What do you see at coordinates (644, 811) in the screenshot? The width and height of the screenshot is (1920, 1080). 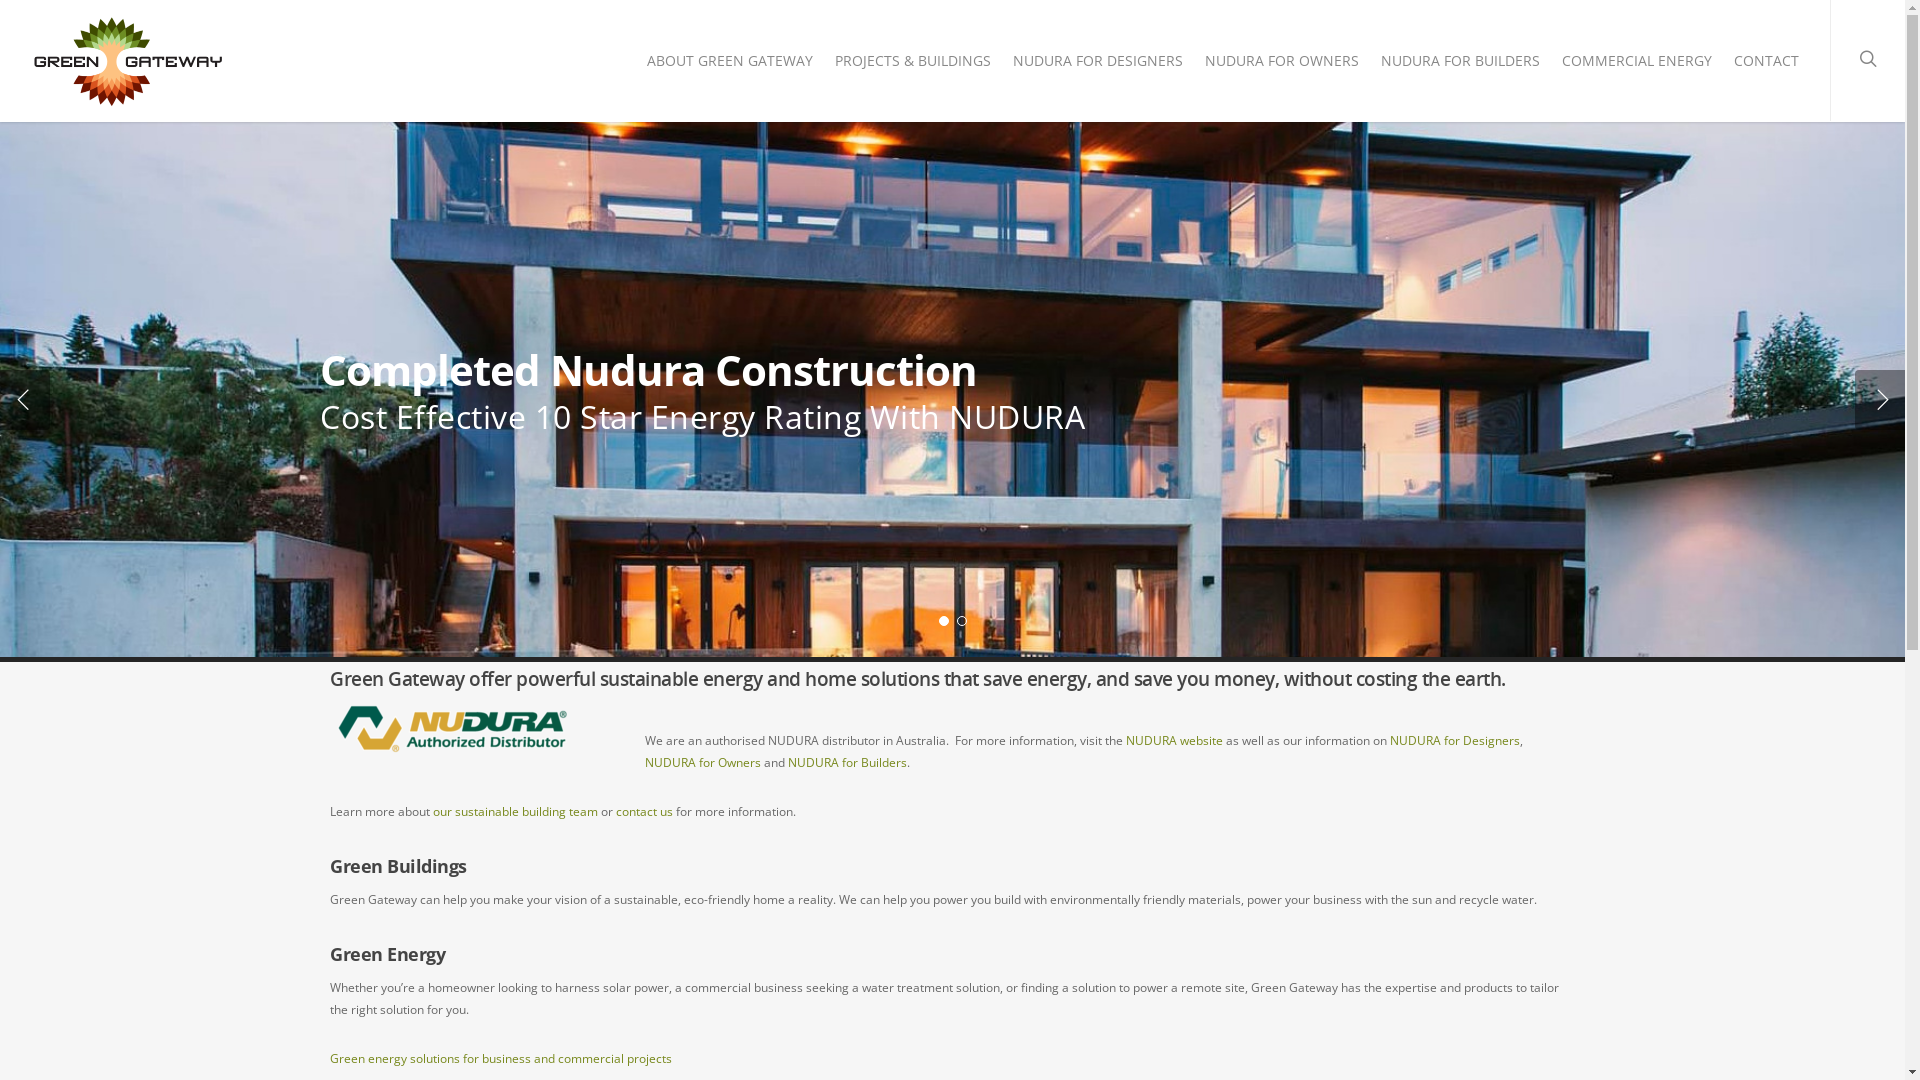 I see `'contact us'` at bounding box center [644, 811].